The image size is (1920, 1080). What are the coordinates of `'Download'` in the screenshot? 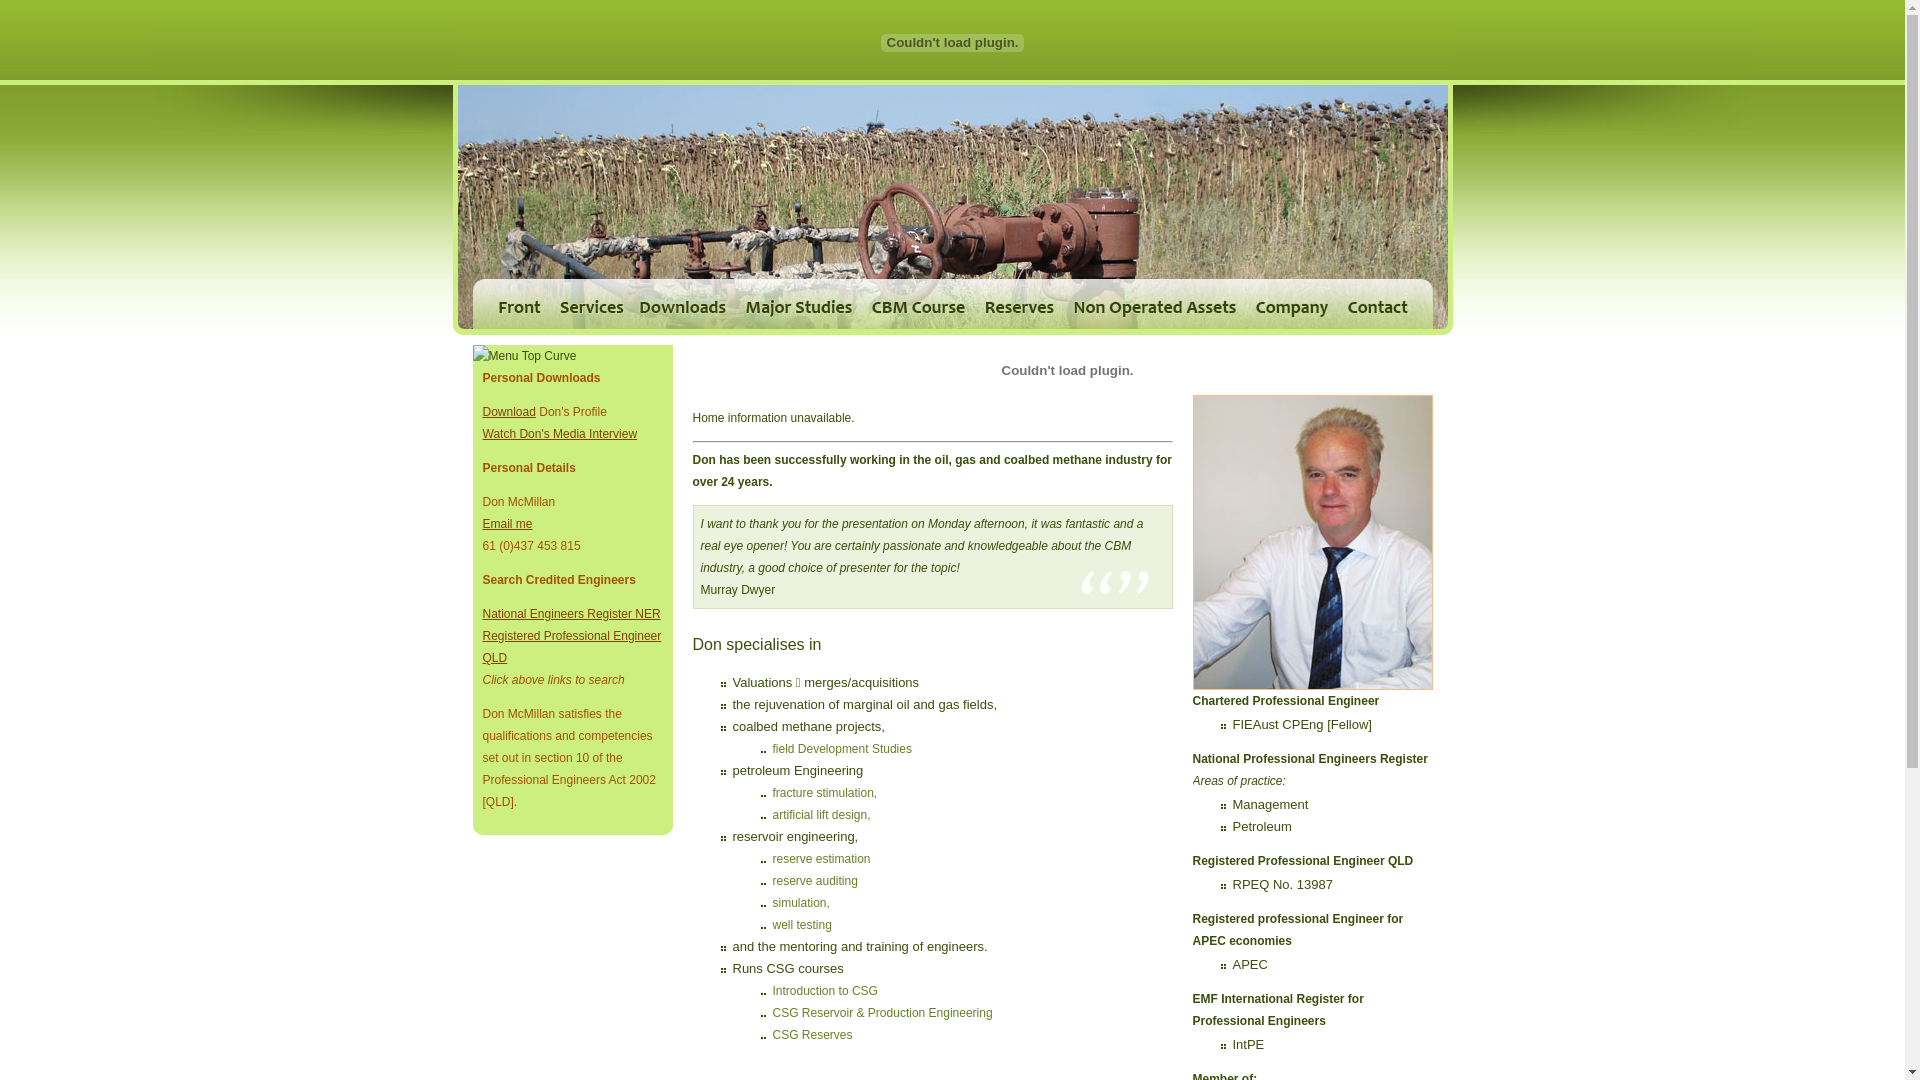 It's located at (508, 411).